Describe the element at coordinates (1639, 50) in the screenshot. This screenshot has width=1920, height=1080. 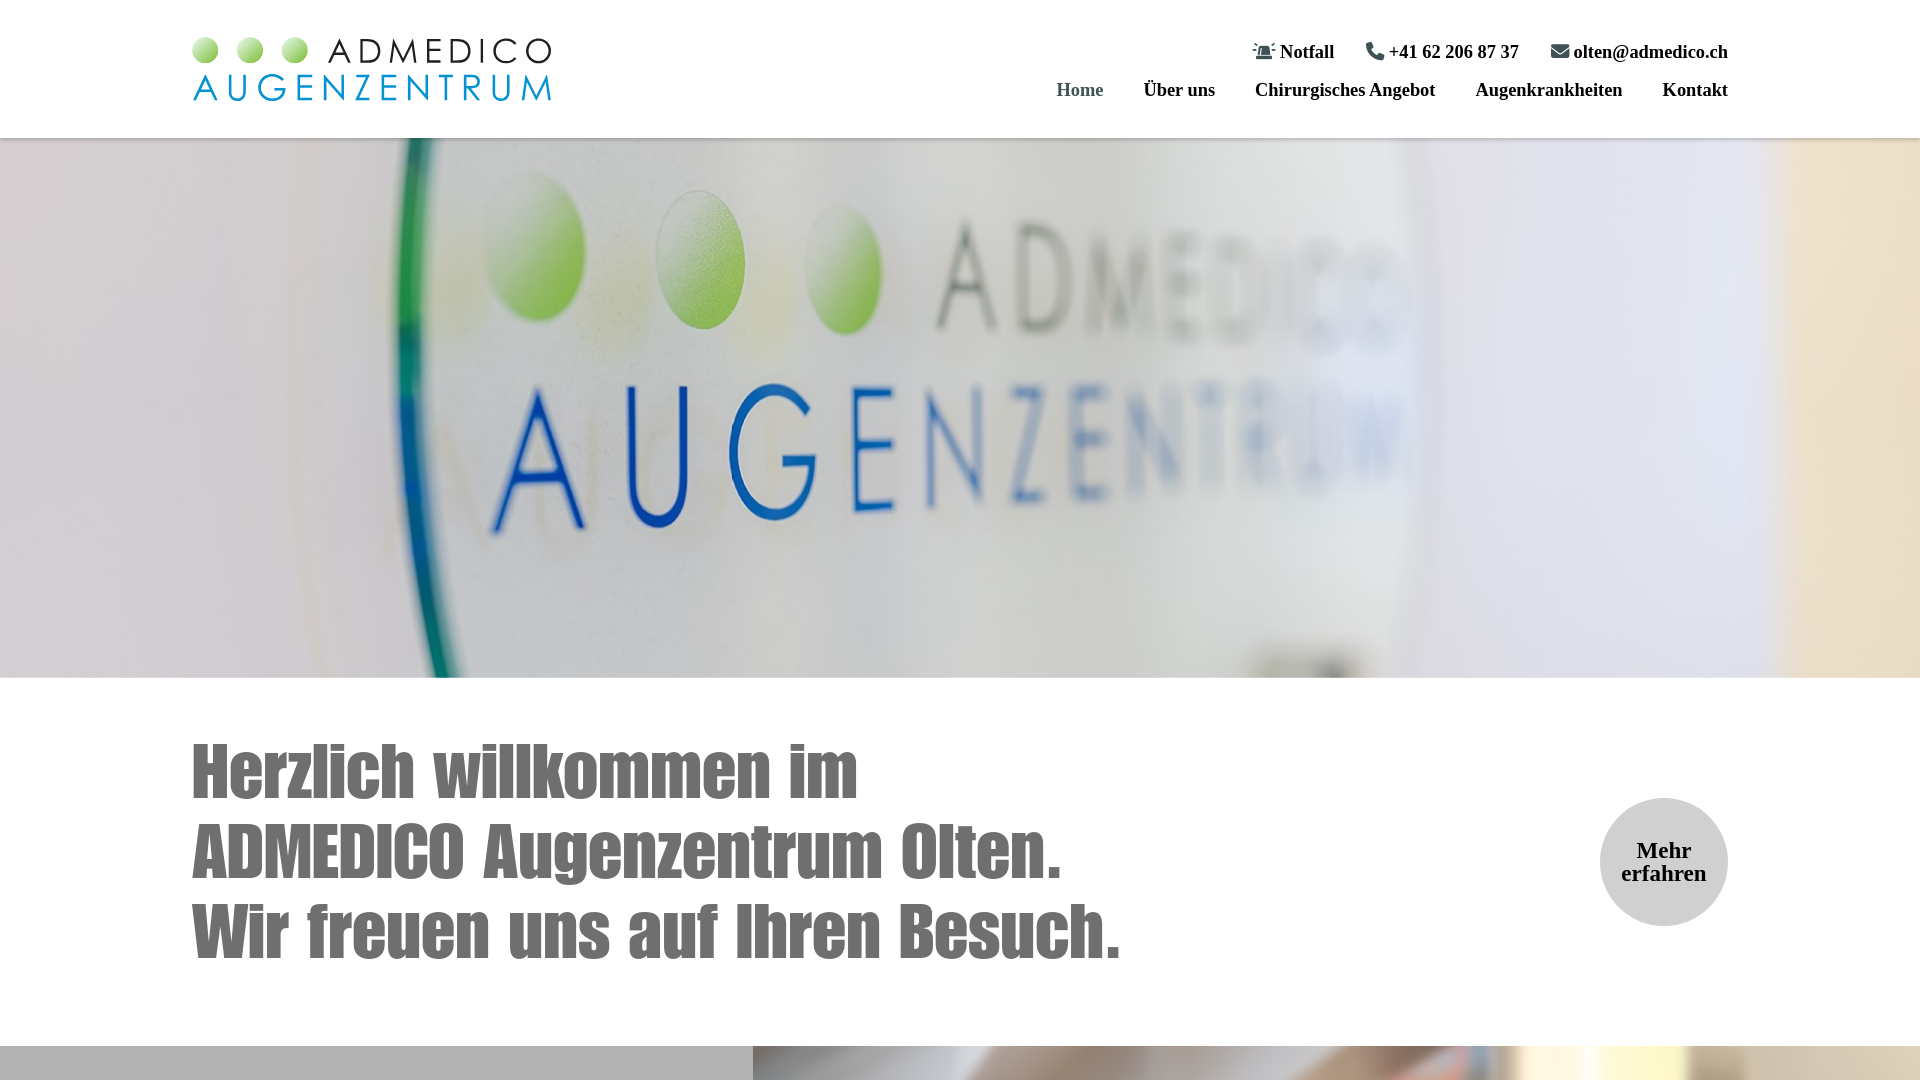
I see `'olten@admedico.ch'` at that location.